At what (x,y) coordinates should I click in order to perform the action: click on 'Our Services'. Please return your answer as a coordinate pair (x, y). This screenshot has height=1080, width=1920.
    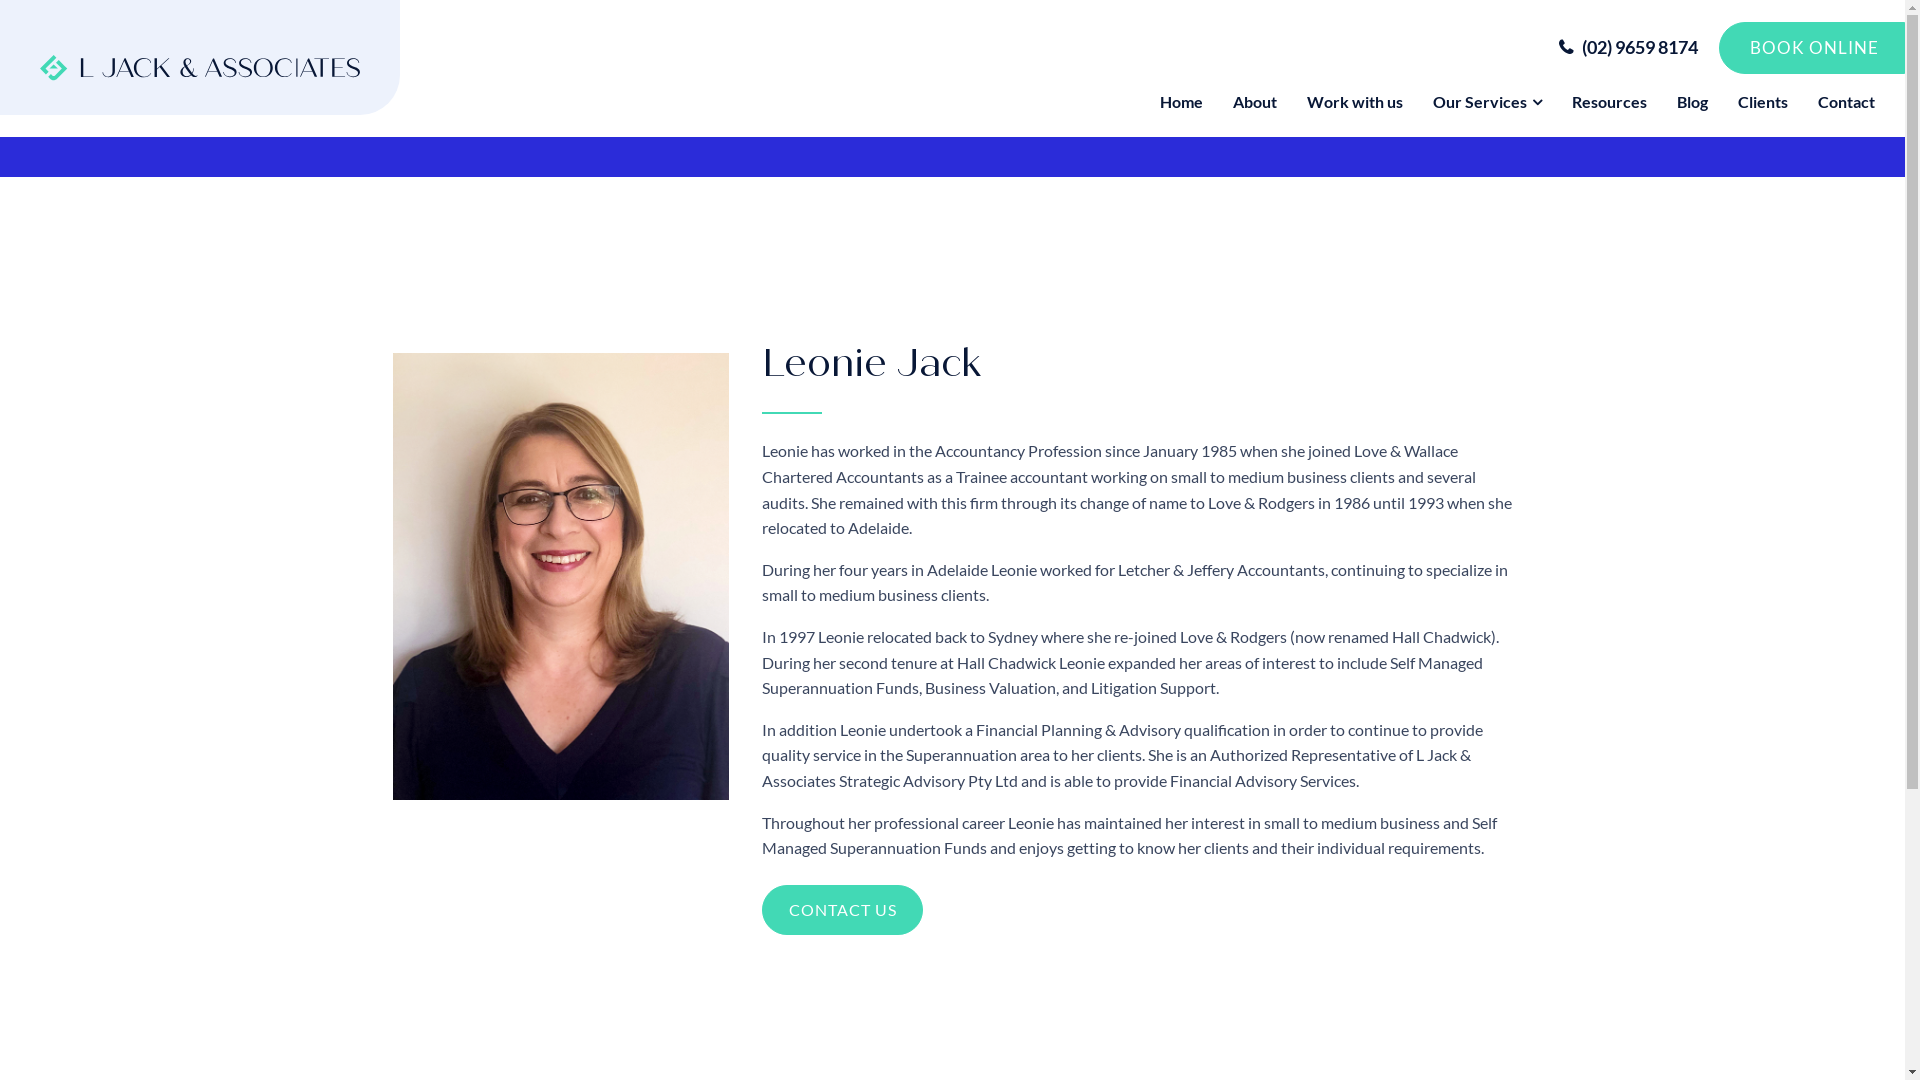
    Looking at the image, I should click on (1487, 101).